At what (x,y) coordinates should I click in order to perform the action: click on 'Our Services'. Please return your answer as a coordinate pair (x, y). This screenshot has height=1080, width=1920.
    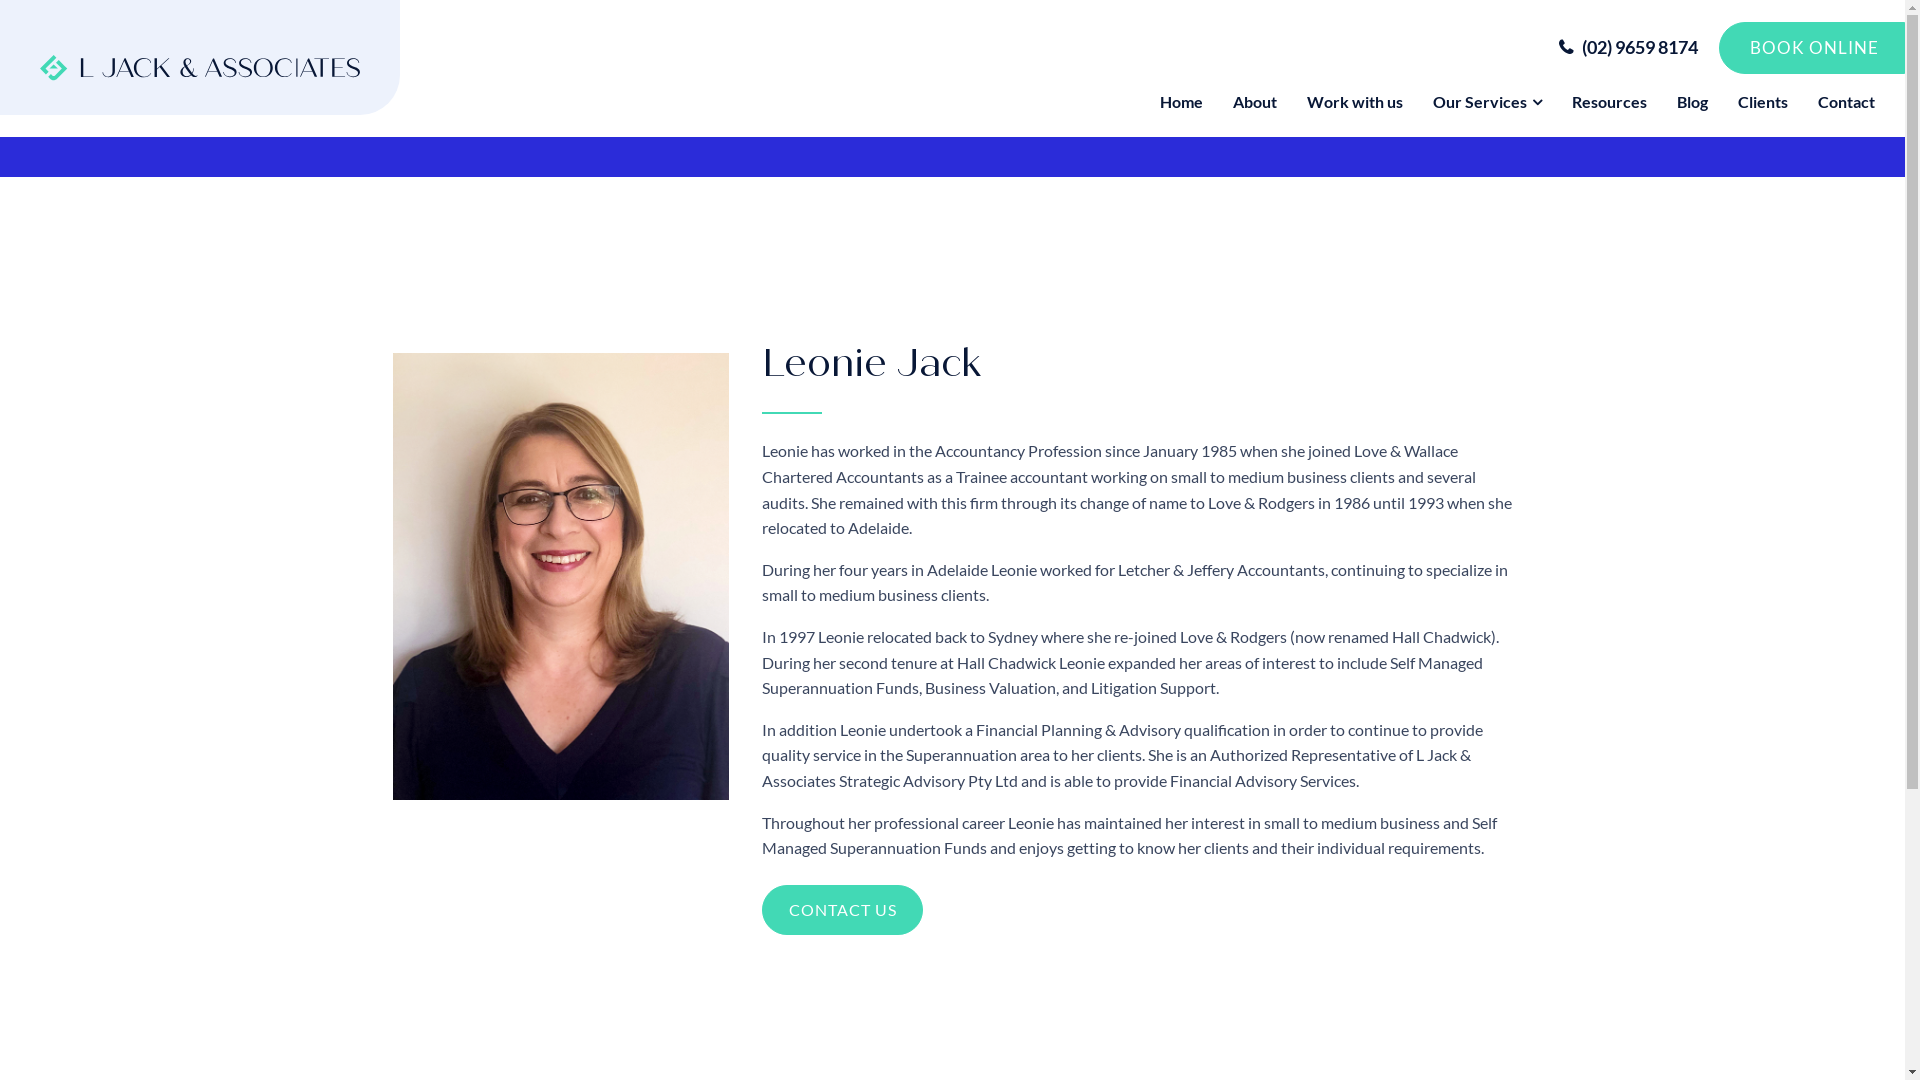
    Looking at the image, I should click on (1487, 101).